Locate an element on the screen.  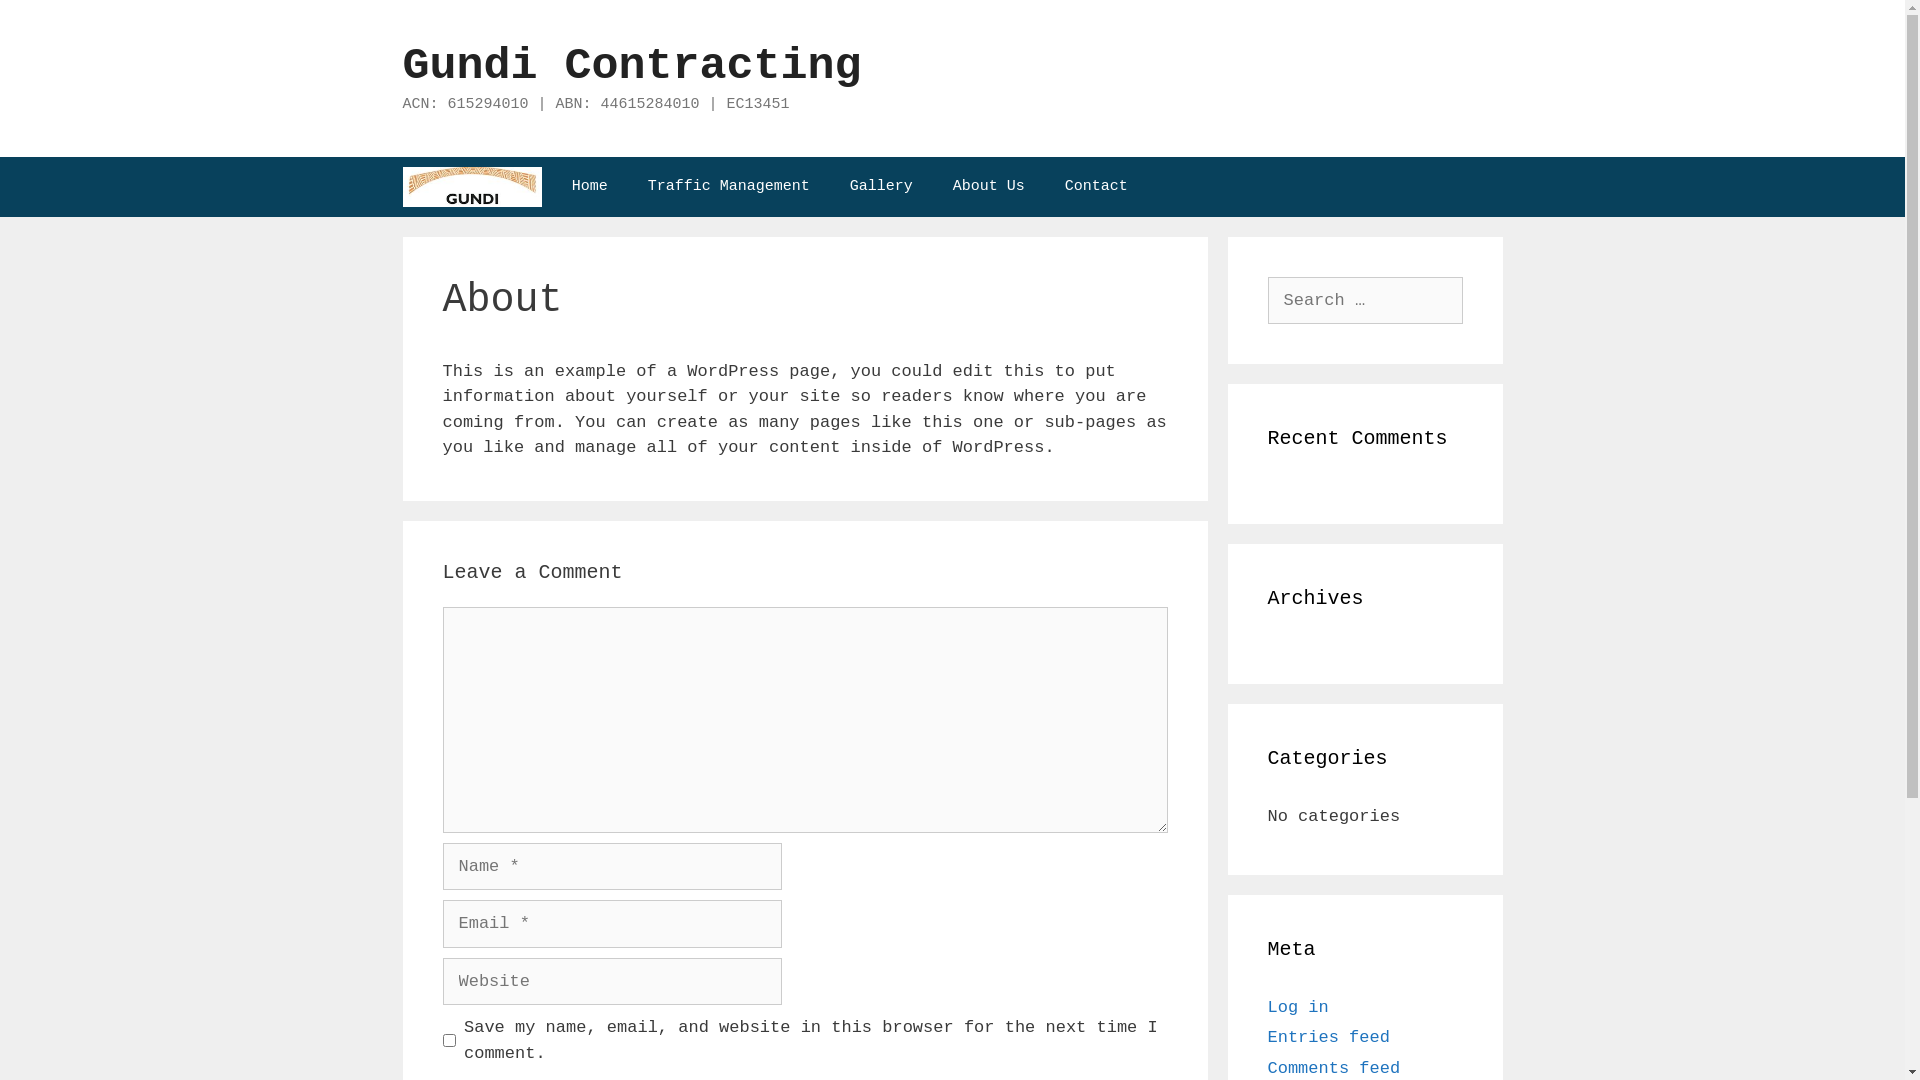
'Entries feed' is located at coordinates (1266, 1036).